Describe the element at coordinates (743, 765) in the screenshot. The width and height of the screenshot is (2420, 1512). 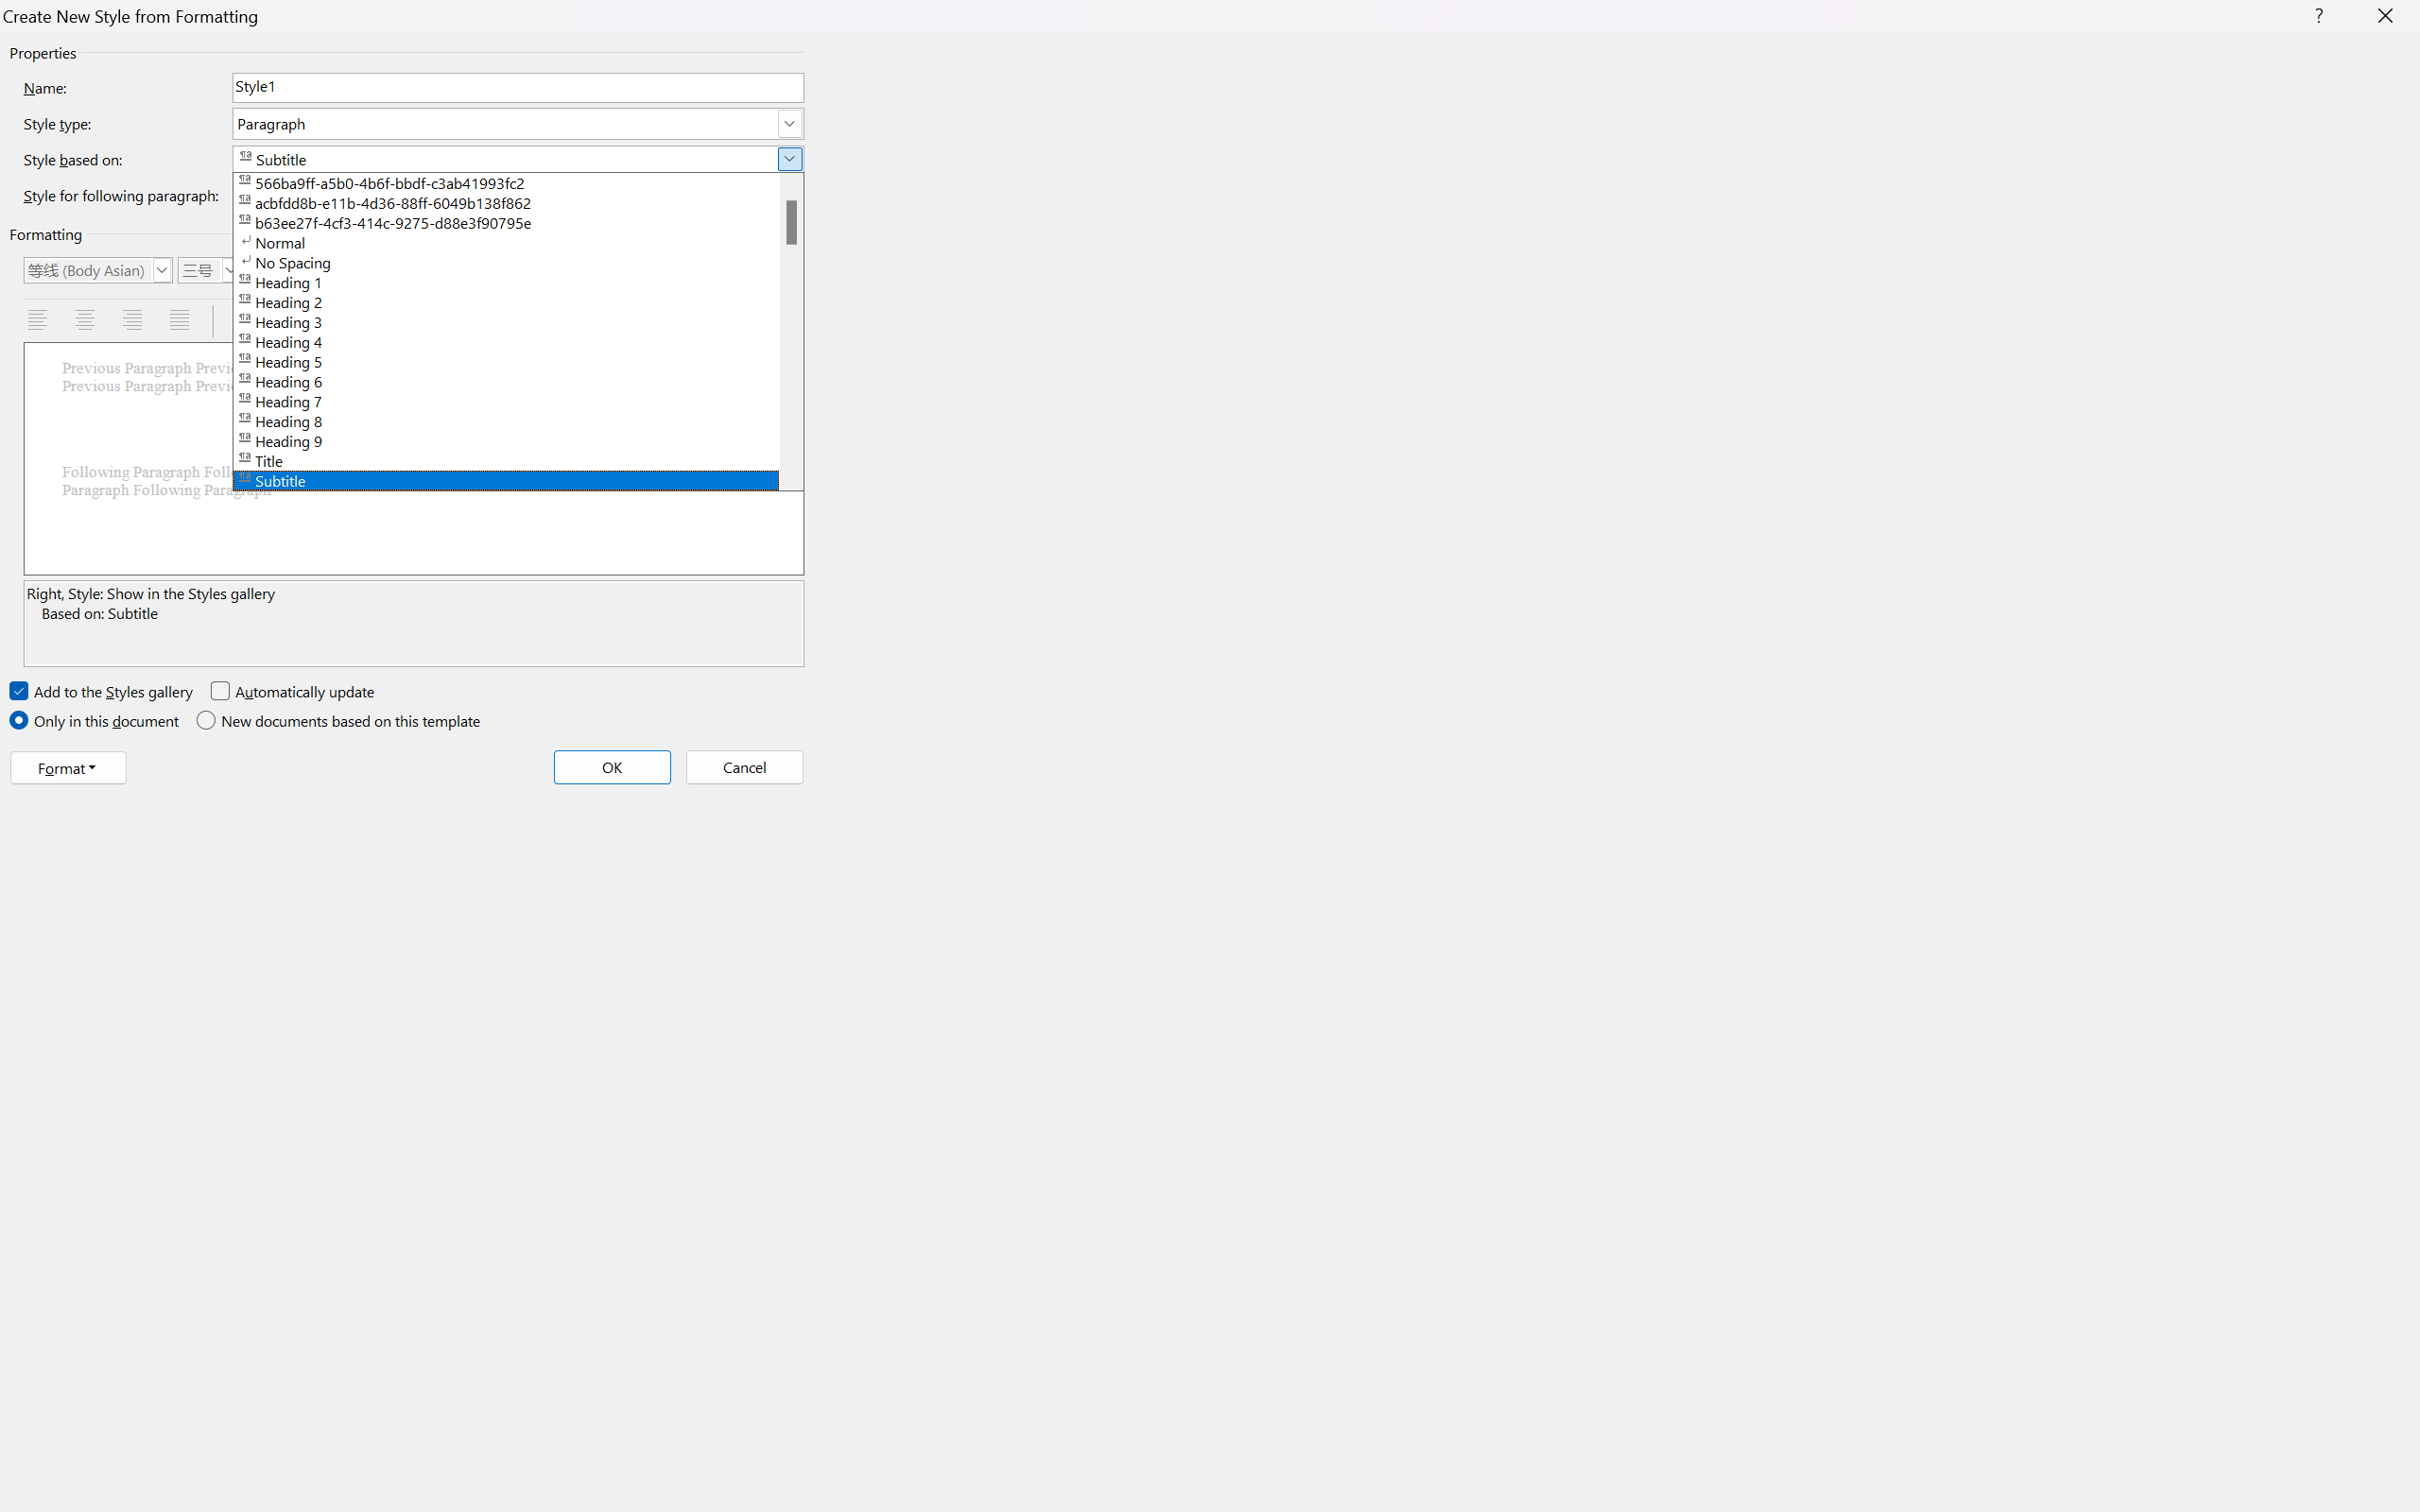
I see `'Cancel'` at that location.